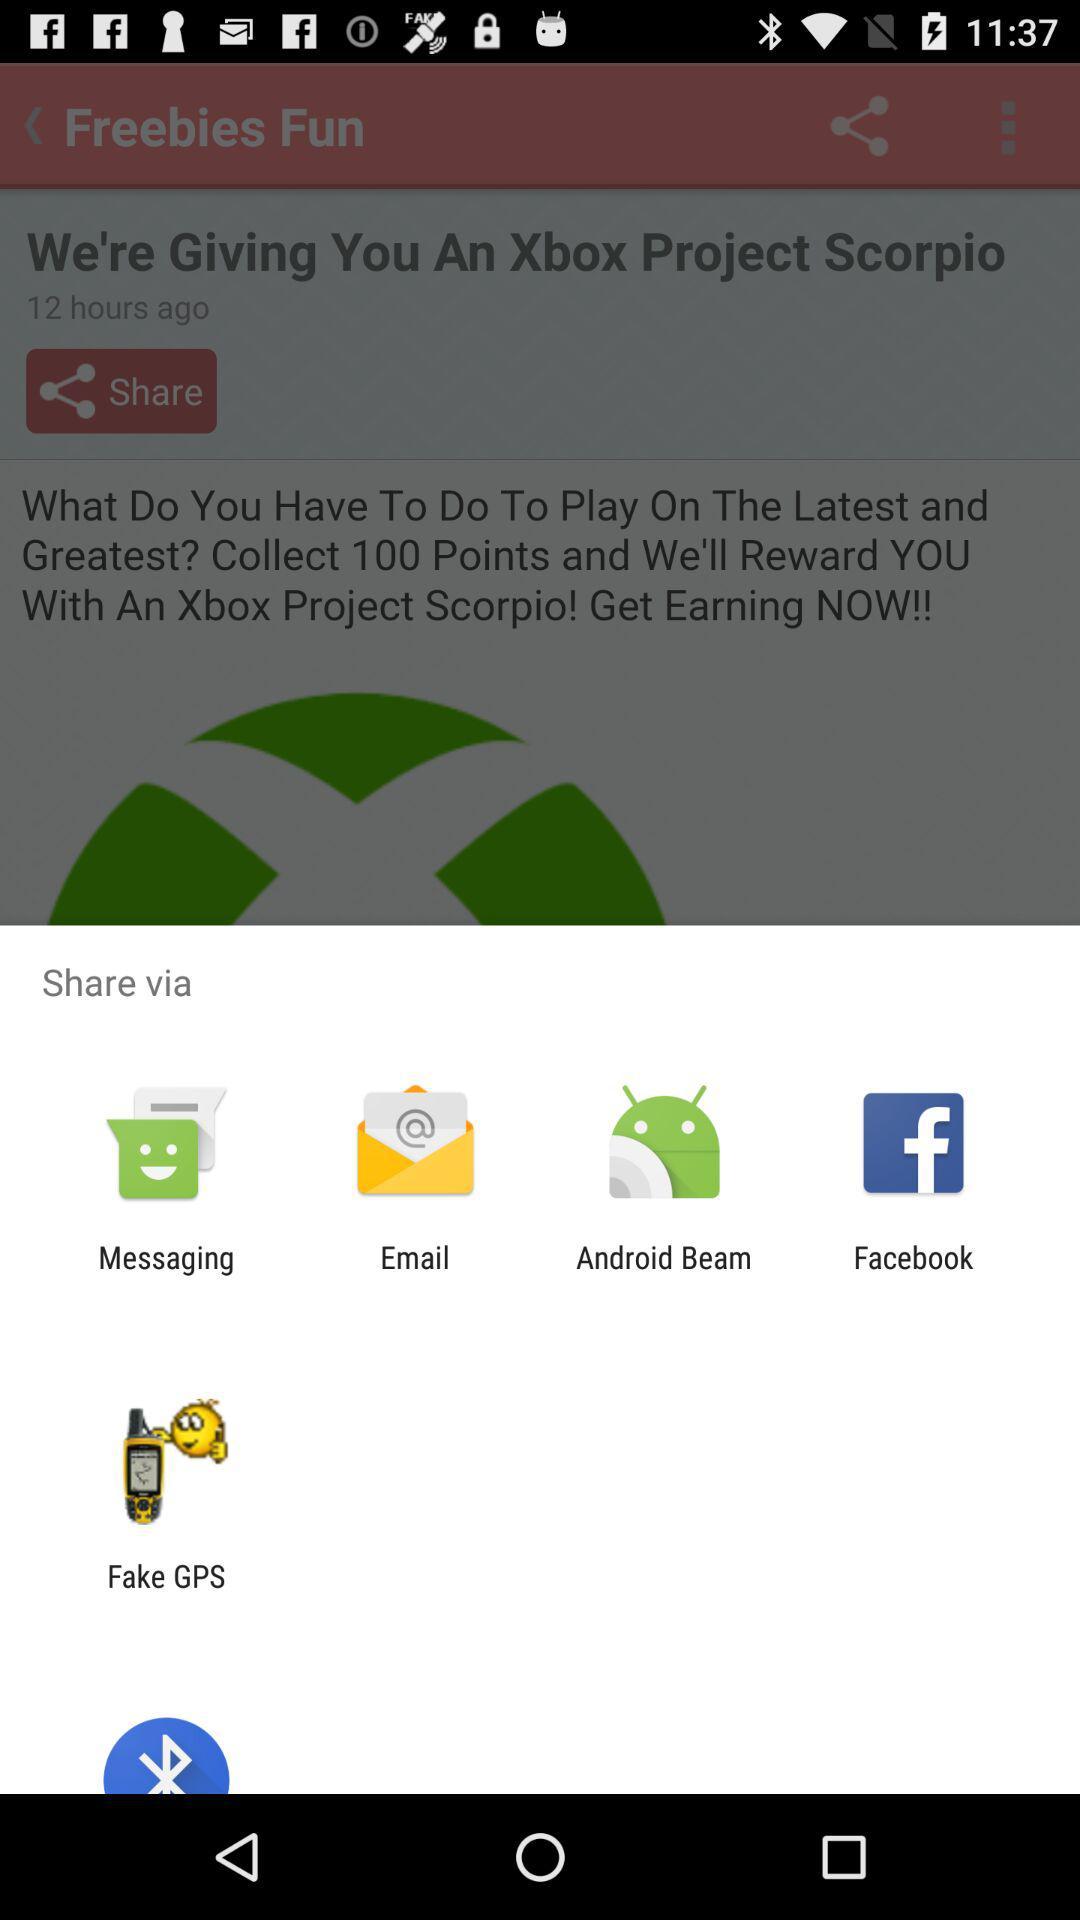 The width and height of the screenshot is (1080, 1920). I want to click on icon next to email icon, so click(664, 1274).